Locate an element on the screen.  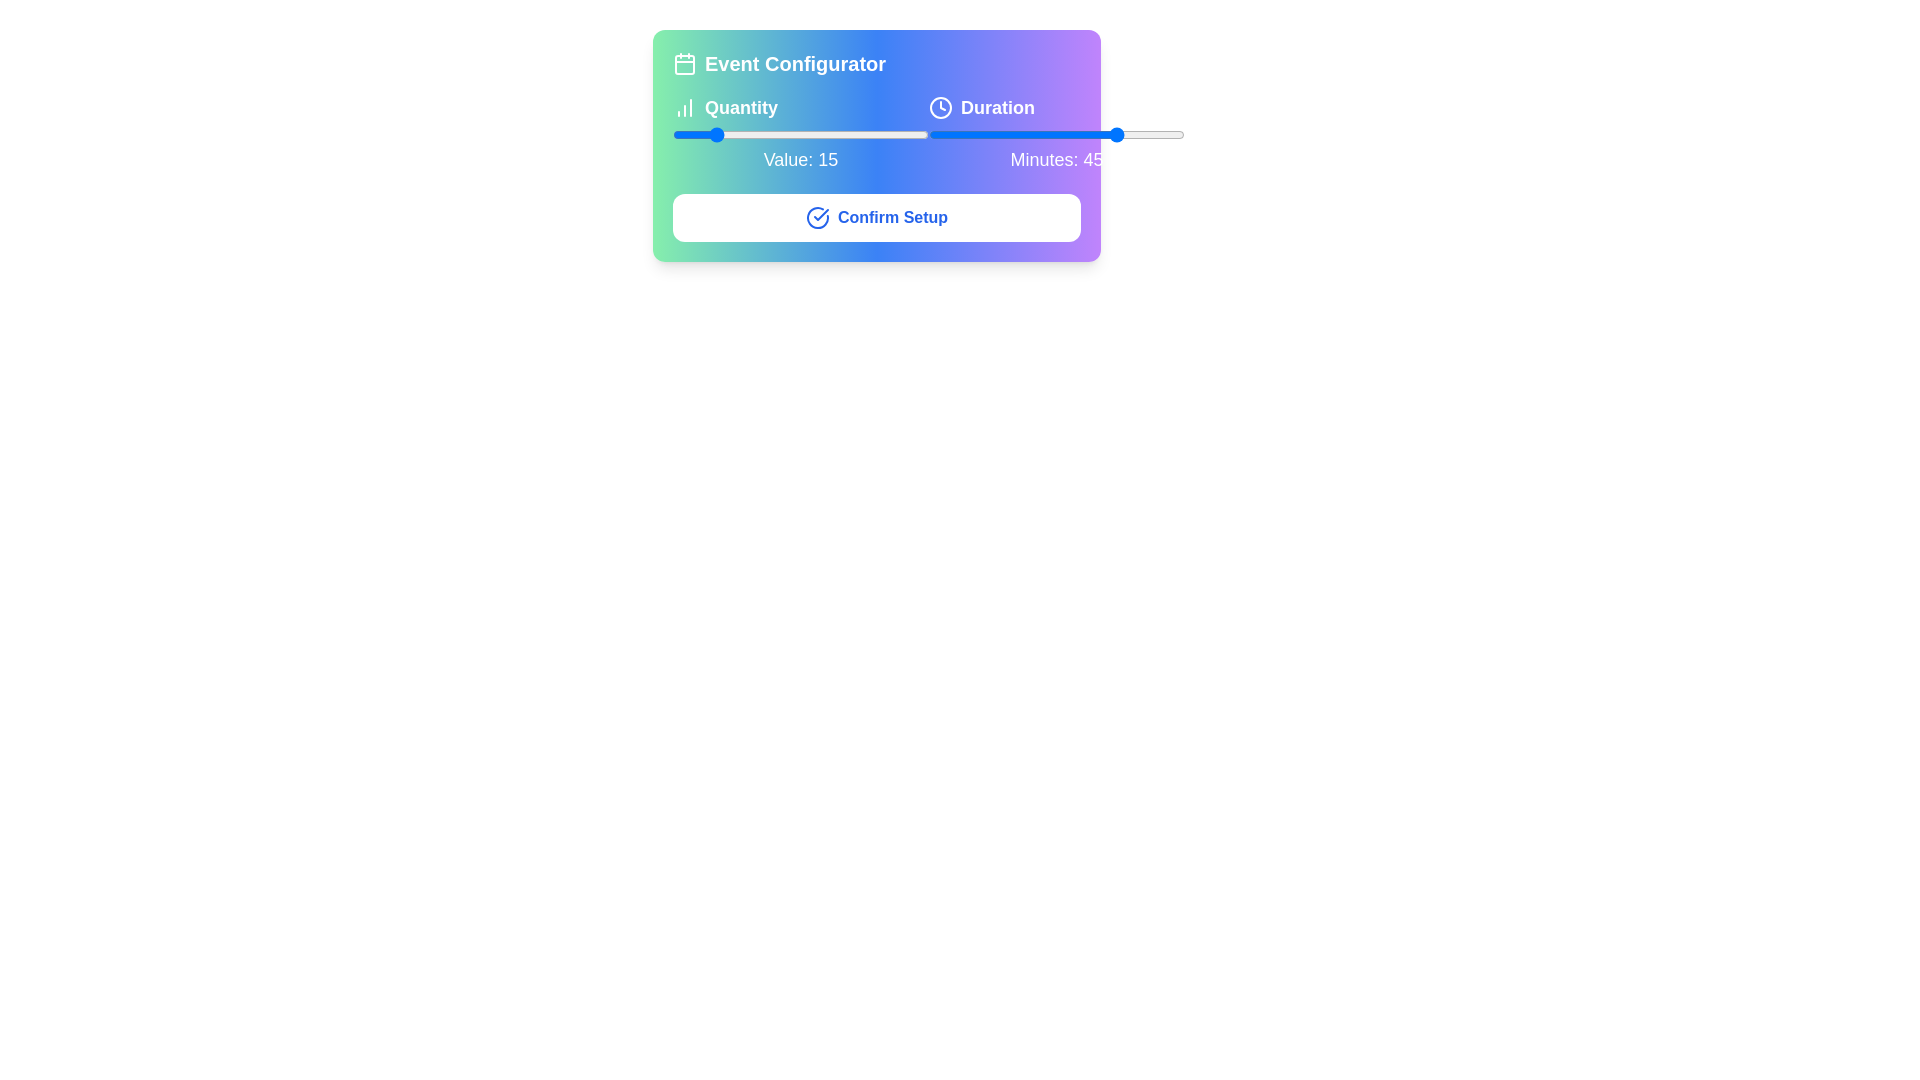
the clock icon that represents duration, located directly to the left of the 'Duration' label in the 'Event Configurator' layout is located at coordinates (939, 108).